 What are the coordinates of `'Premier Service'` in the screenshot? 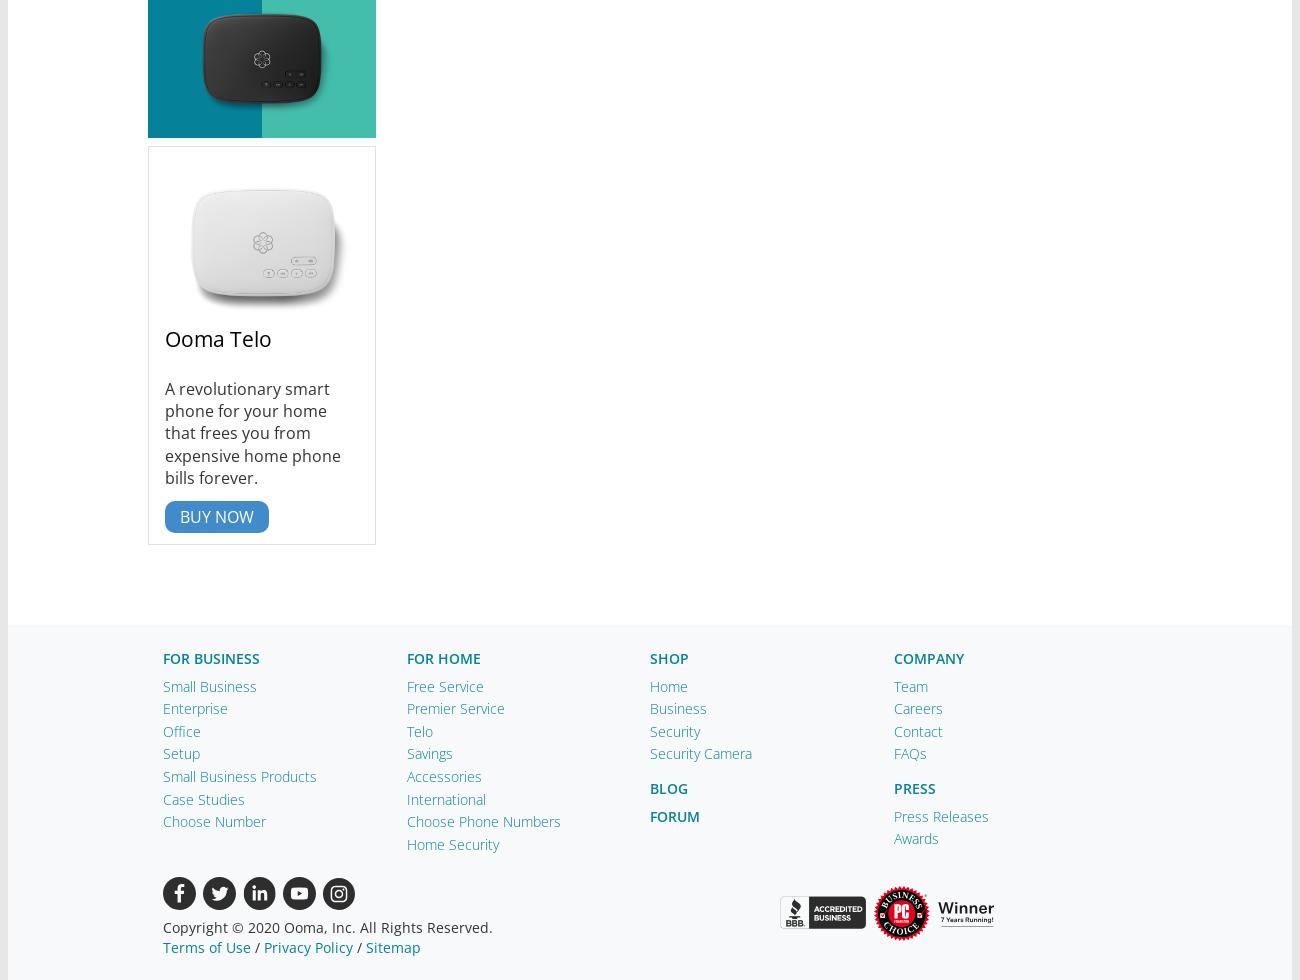 It's located at (453, 708).